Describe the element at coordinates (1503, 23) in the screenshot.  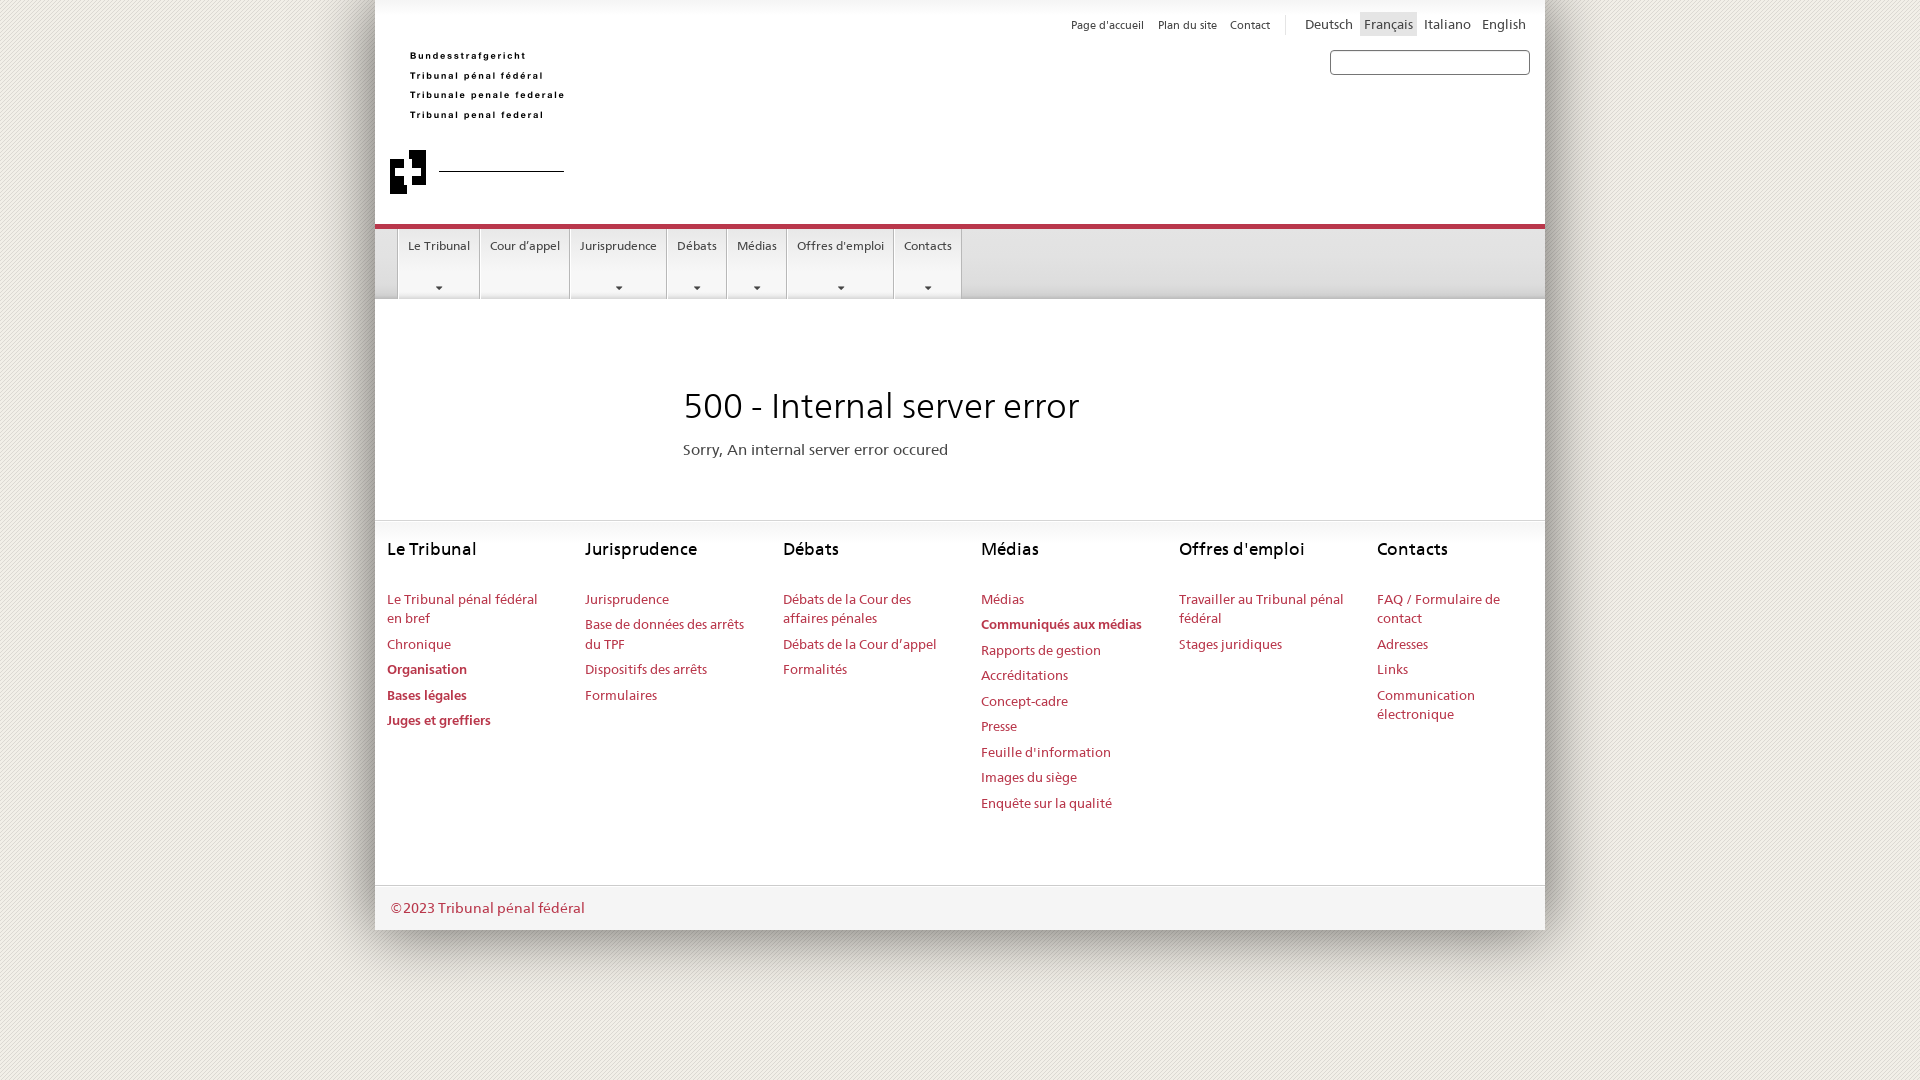
I see `'English'` at that location.